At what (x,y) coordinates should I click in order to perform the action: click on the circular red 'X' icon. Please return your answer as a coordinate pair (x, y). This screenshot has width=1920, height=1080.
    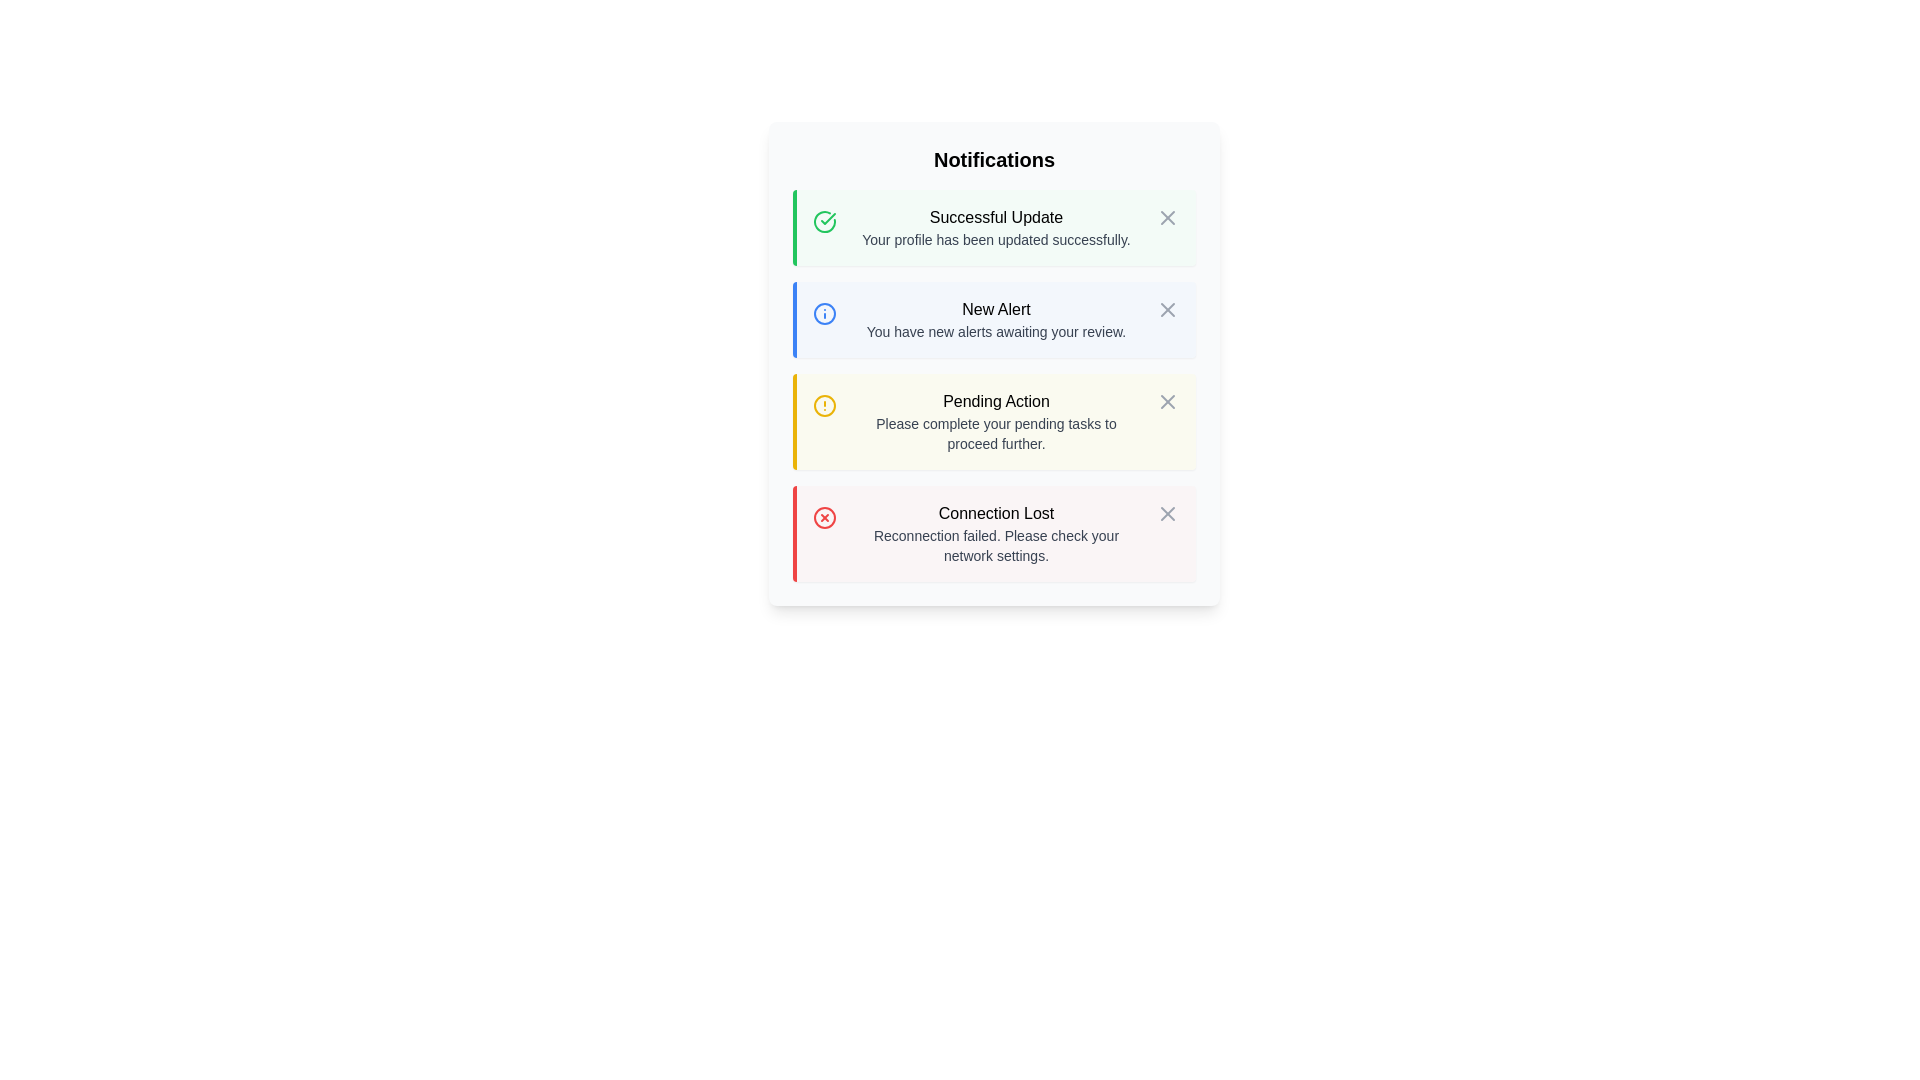
    Looking at the image, I should click on (825, 516).